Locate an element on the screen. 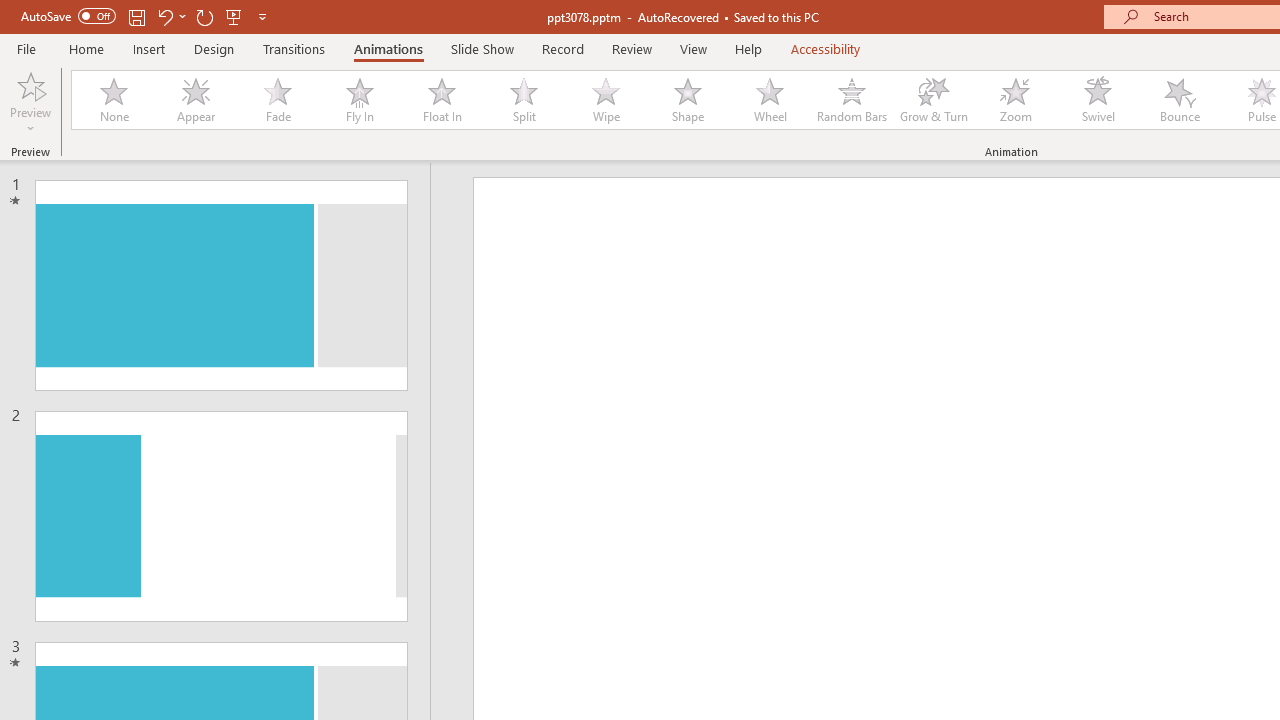  'Record' is located at coordinates (561, 48).